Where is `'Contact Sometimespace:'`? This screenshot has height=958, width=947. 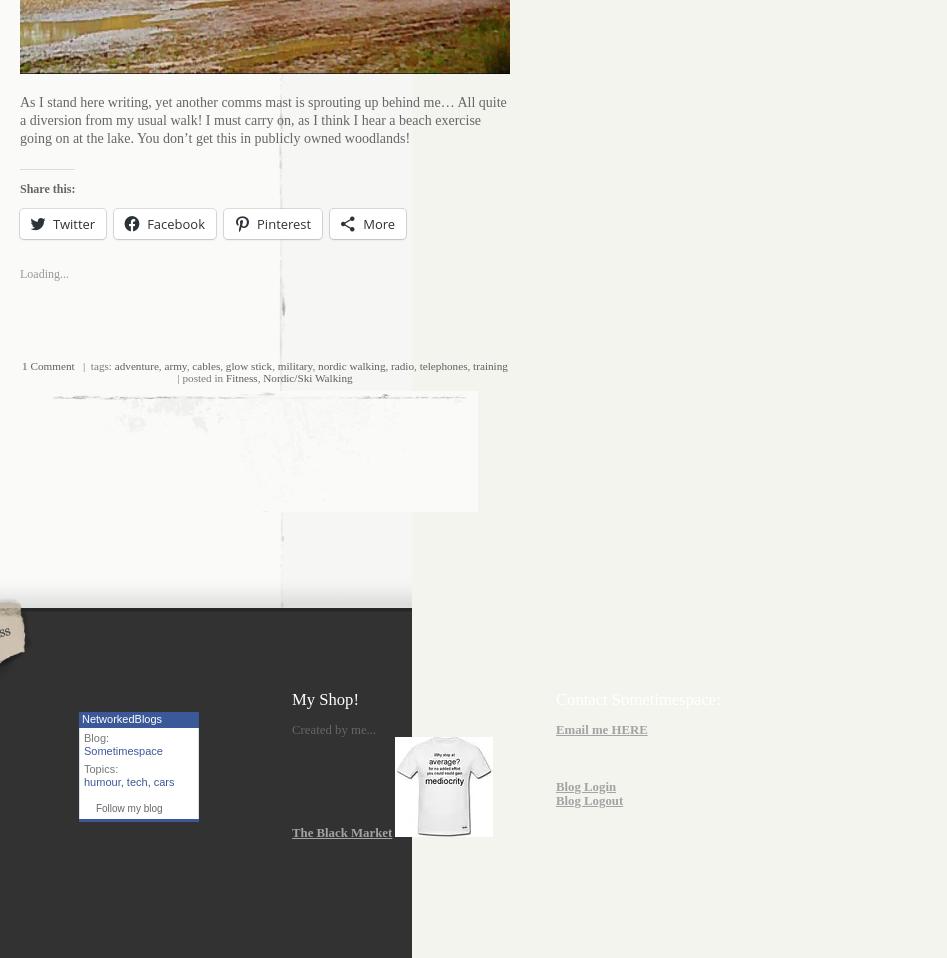 'Contact Sometimespace:' is located at coordinates (637, 697).